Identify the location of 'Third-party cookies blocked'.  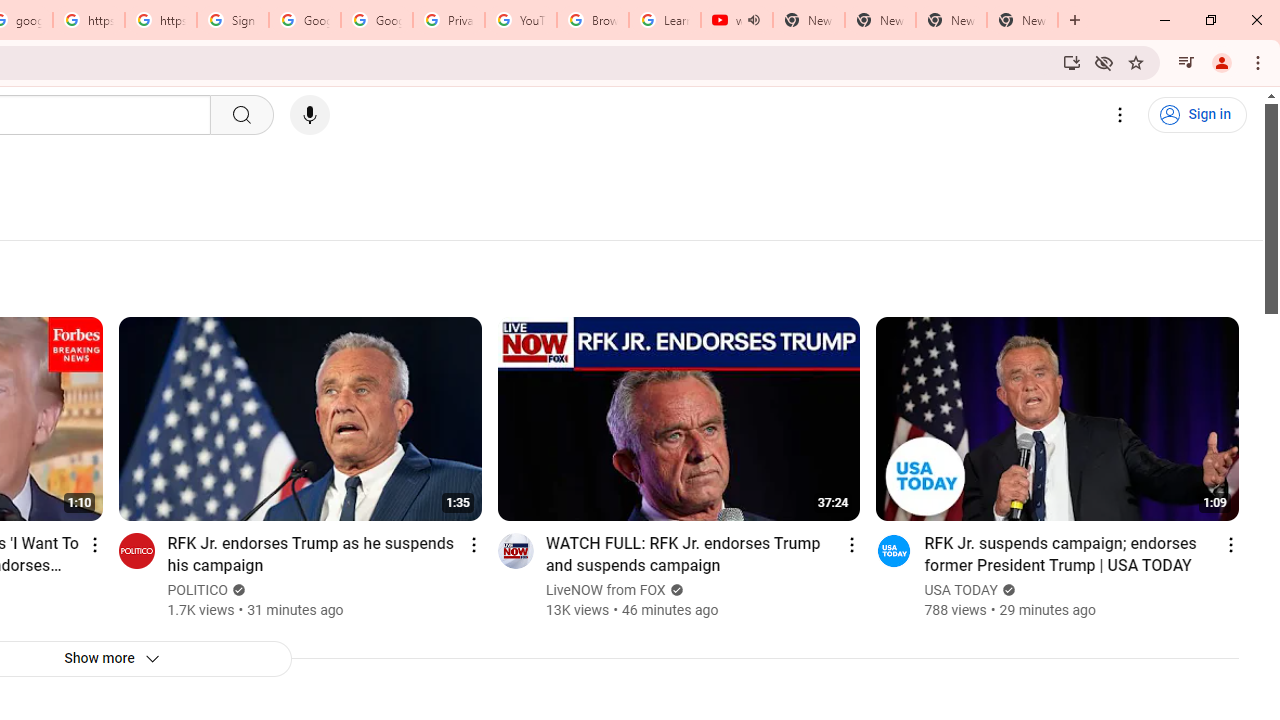
(1103, 61).